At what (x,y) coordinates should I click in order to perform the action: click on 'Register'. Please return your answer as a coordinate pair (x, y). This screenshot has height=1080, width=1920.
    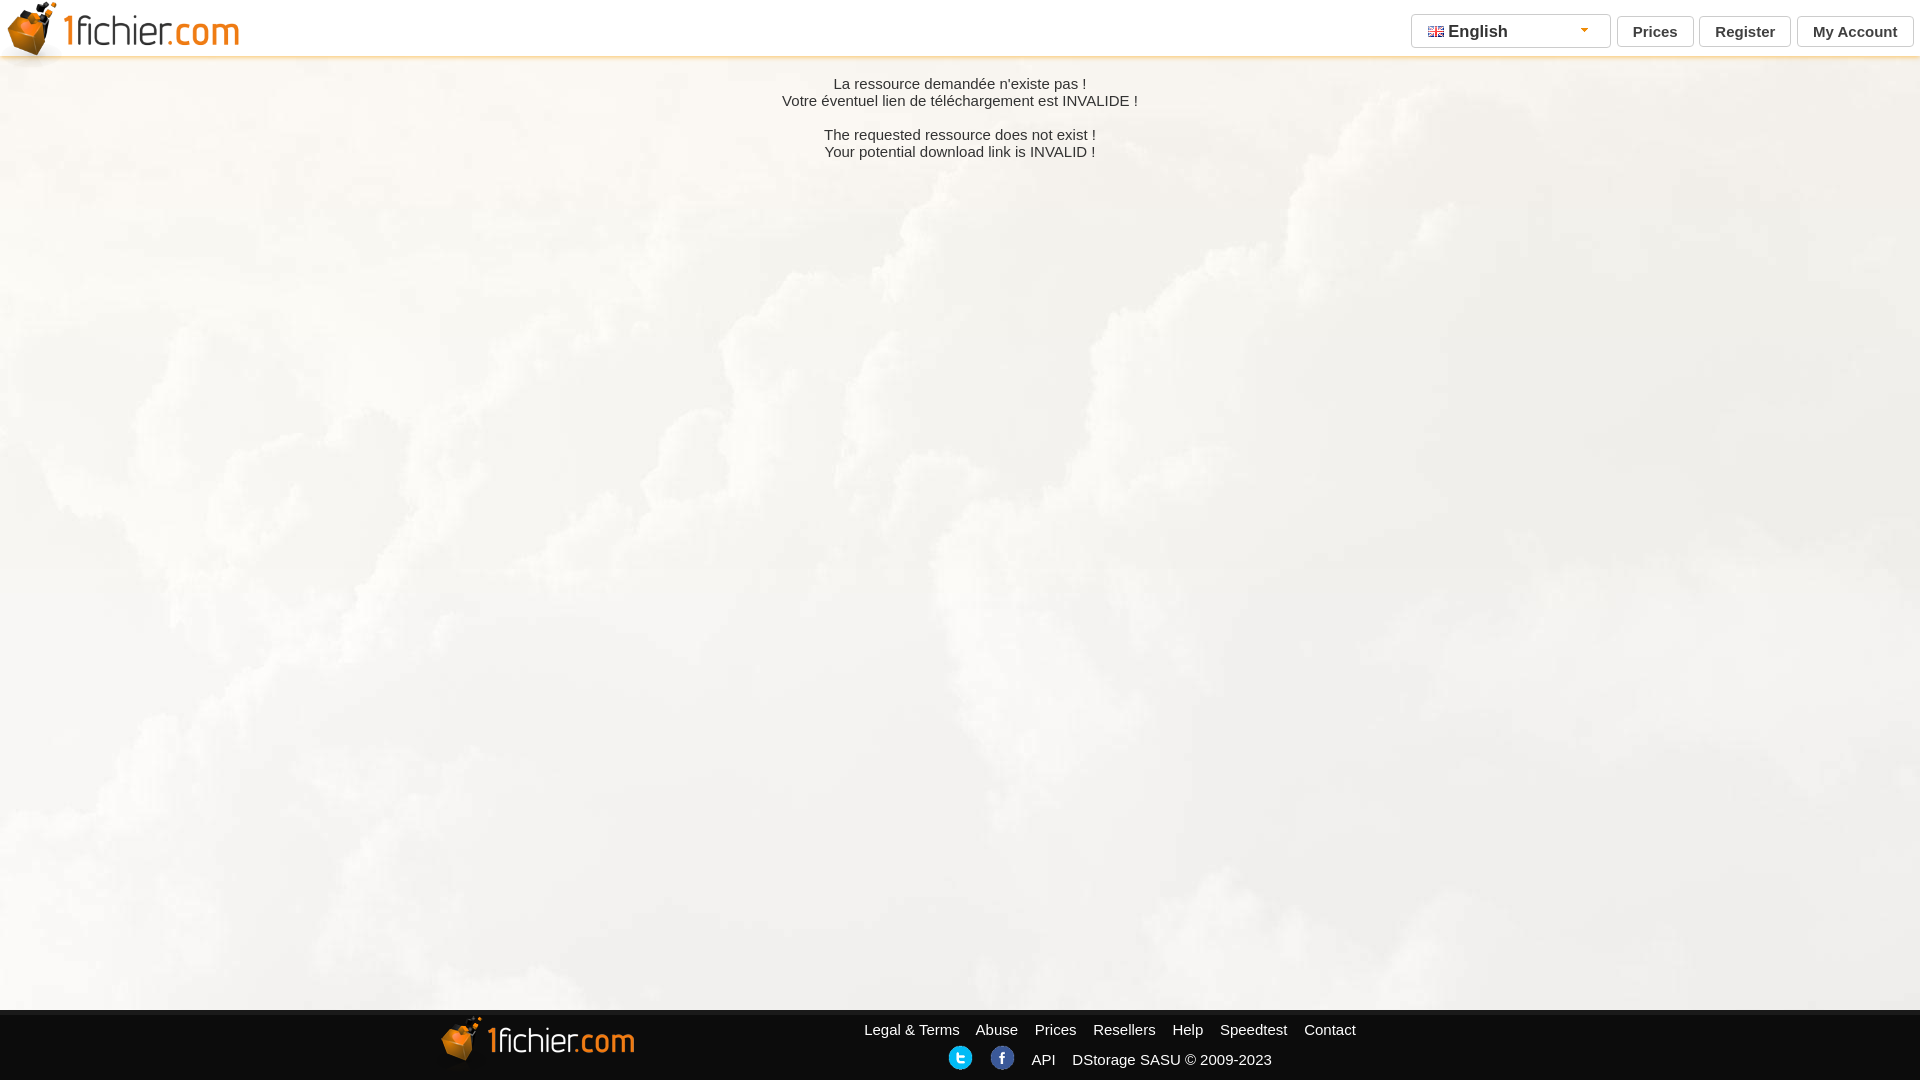
    Looking at the image, I should click on (1698, 31).